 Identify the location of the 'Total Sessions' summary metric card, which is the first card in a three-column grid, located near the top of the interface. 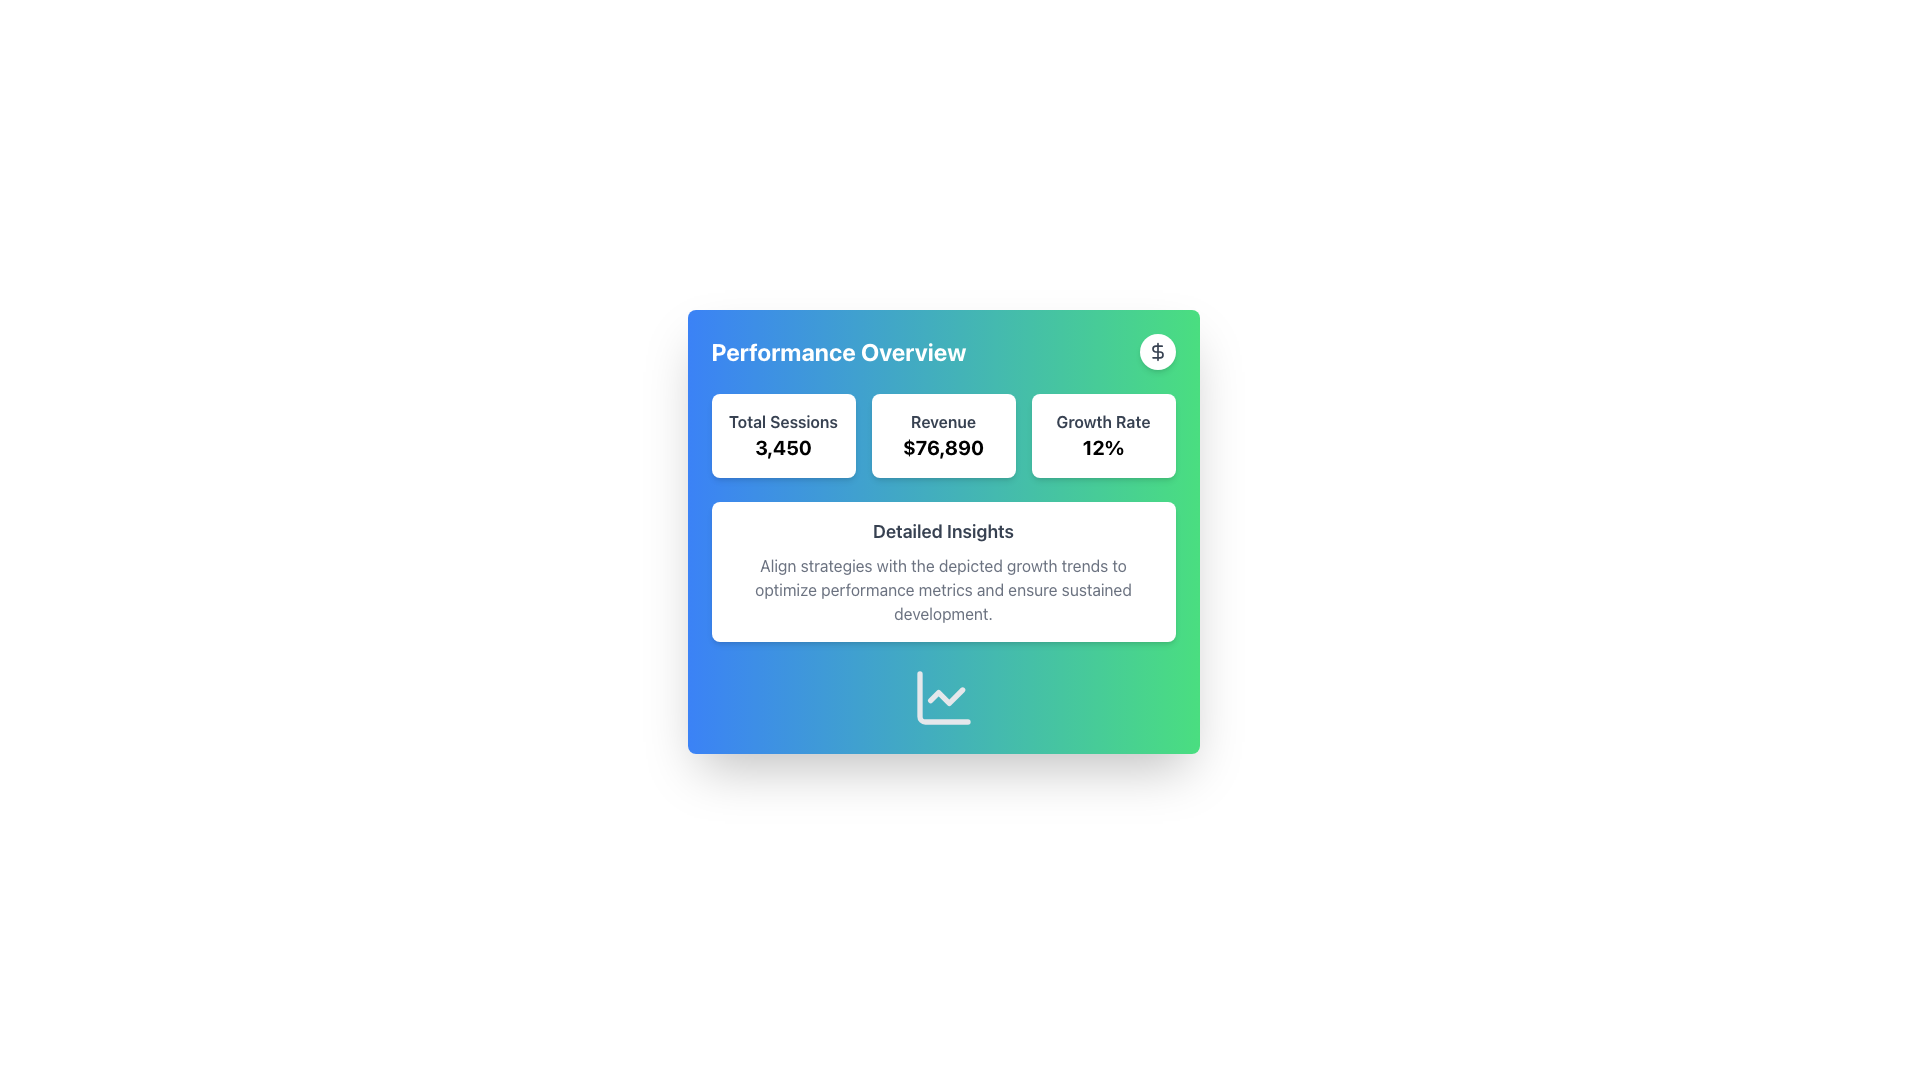
(782, 434).